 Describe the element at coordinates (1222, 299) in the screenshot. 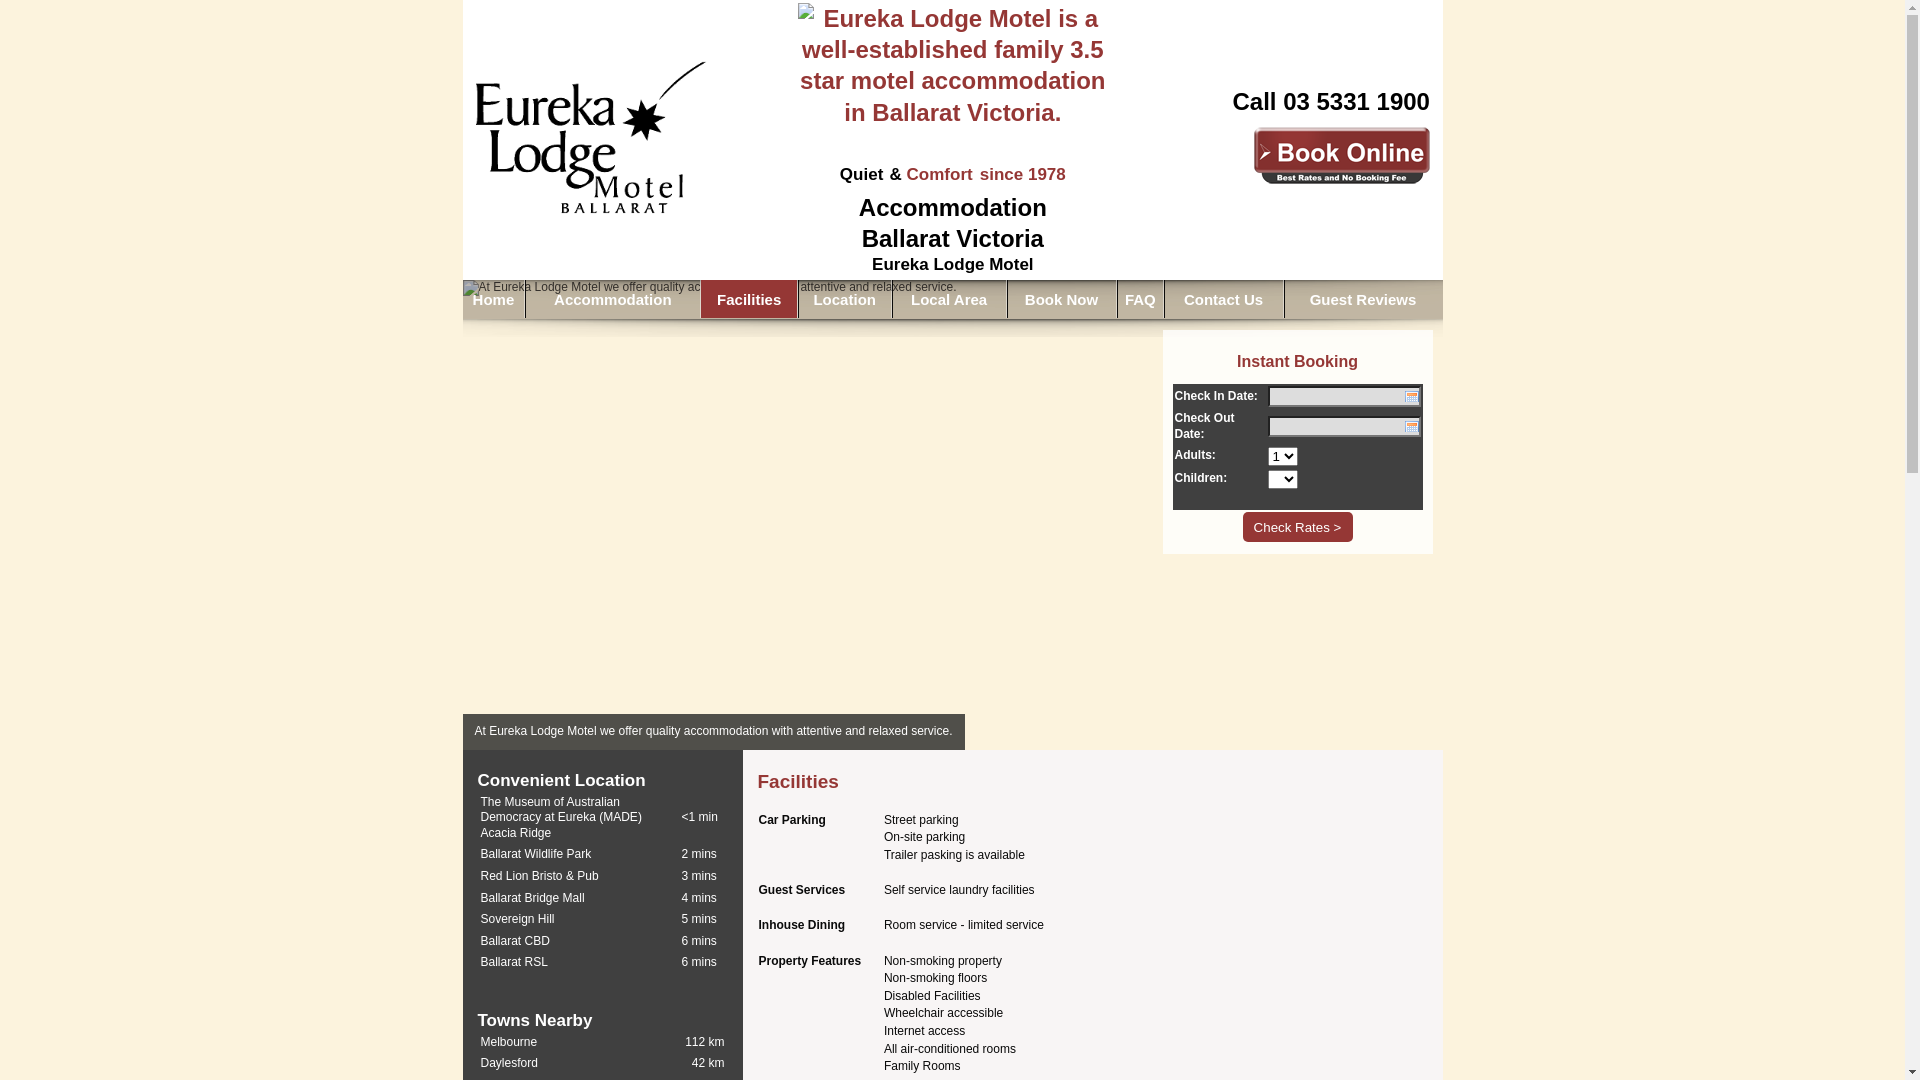

I see `'Contact Us'` at that location.